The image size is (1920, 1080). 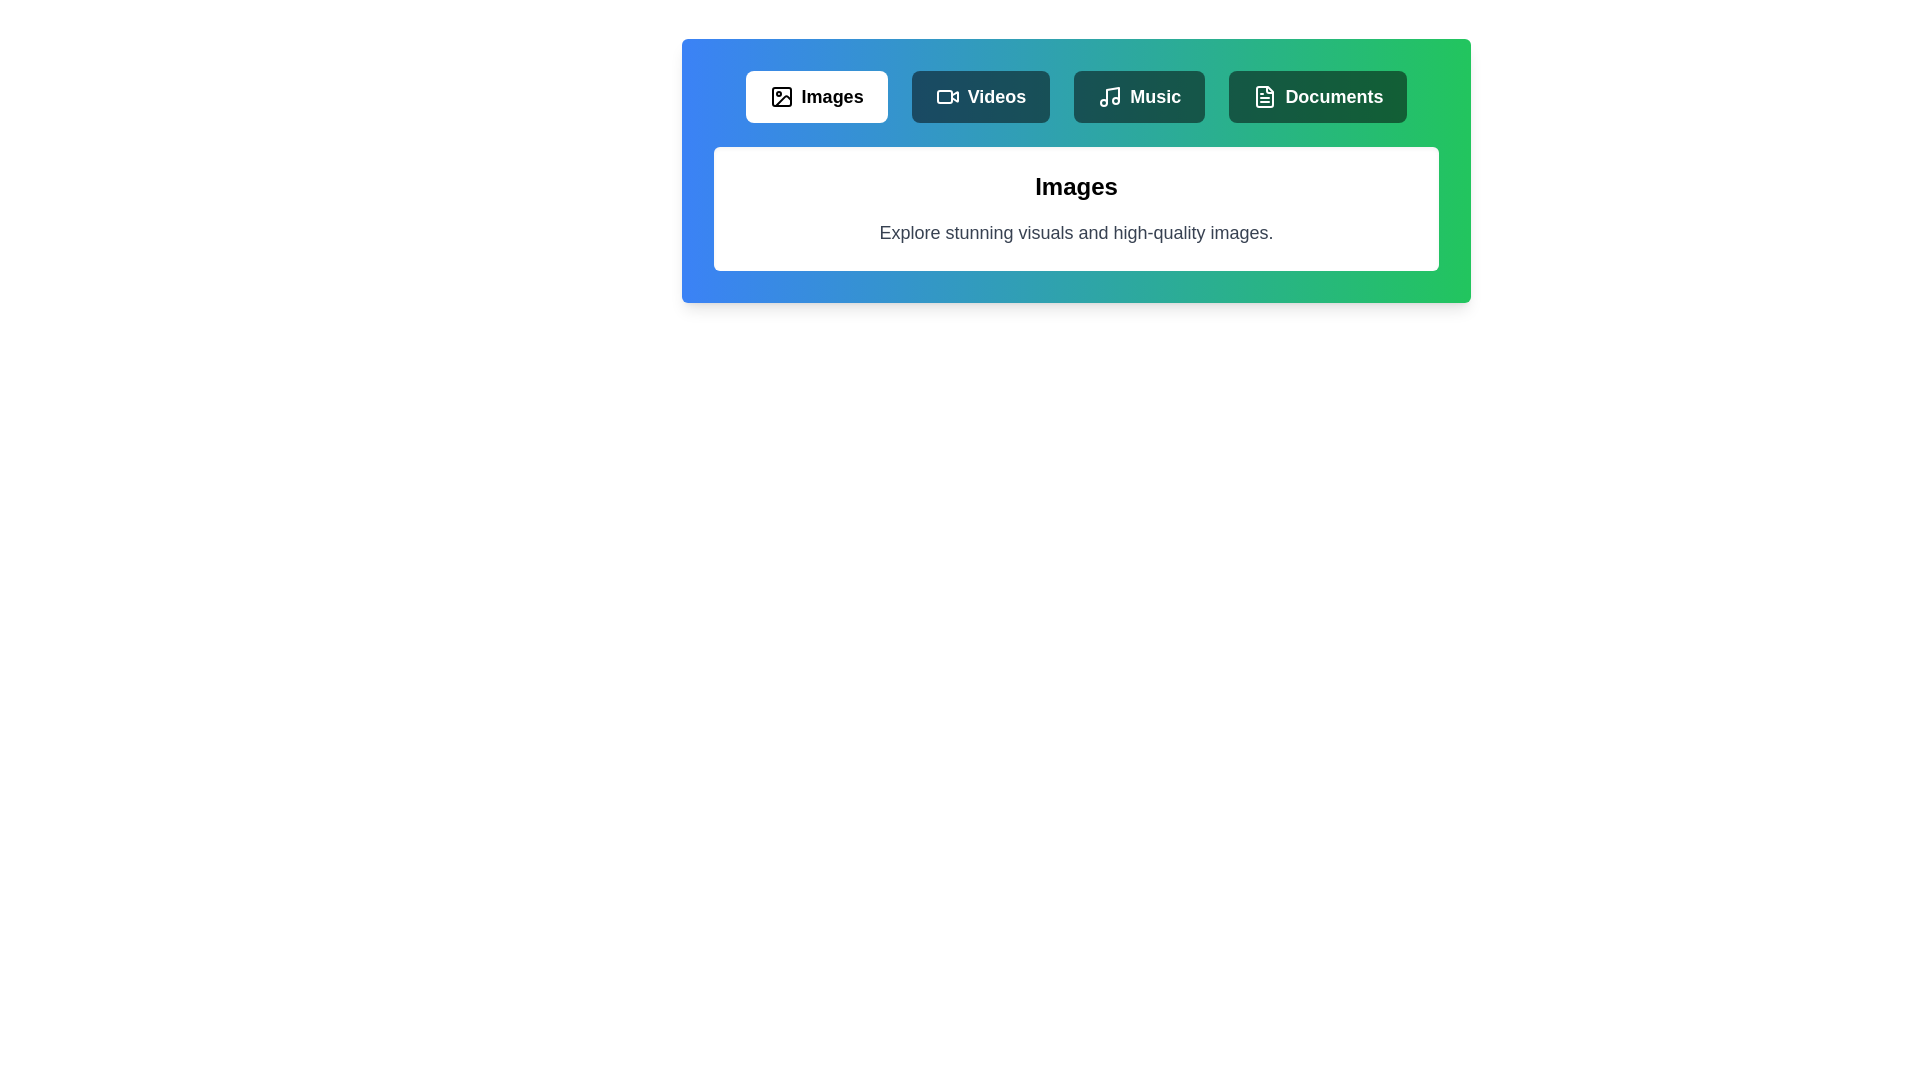 What do you see at coordinates (1318, 96) in the screenshot?
I see `the Documents tab` at bounding box center [1318, 96].